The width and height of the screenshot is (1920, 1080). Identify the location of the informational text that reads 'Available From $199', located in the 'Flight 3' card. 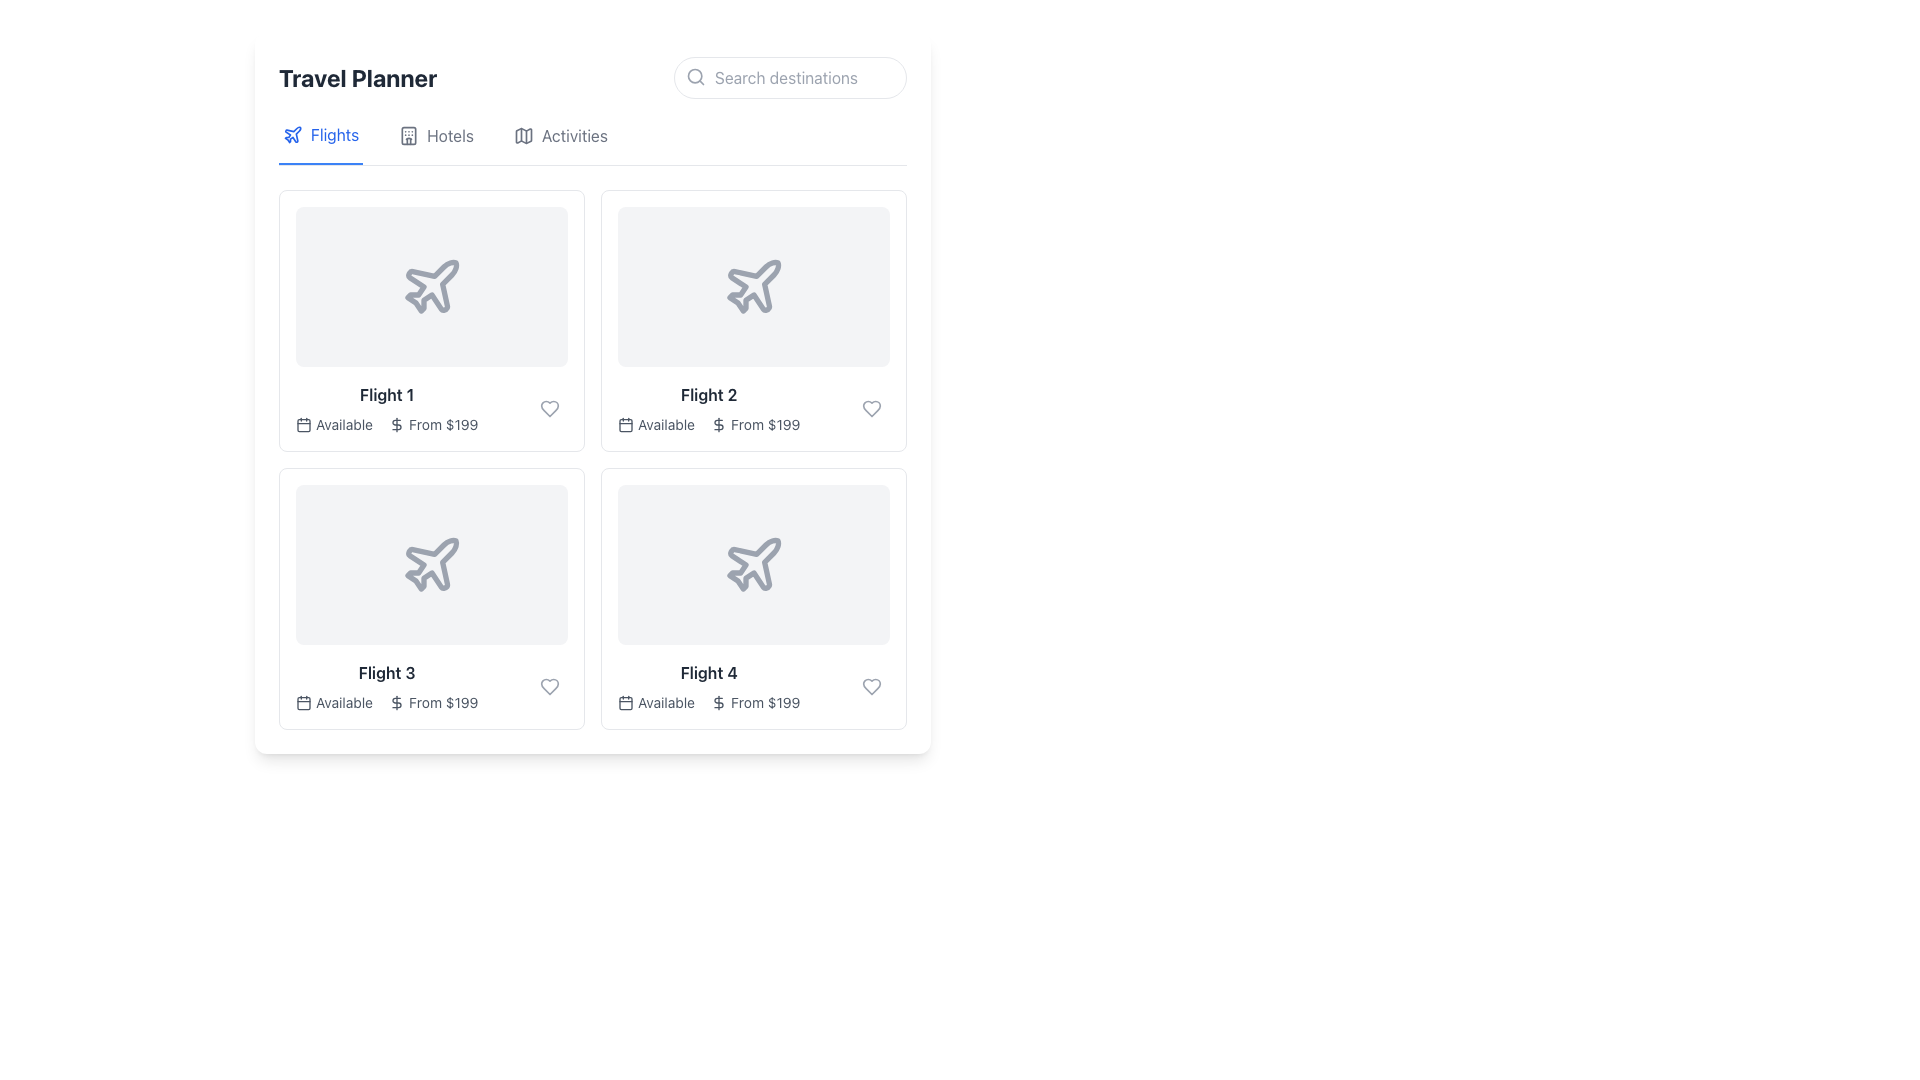
(387, 701).